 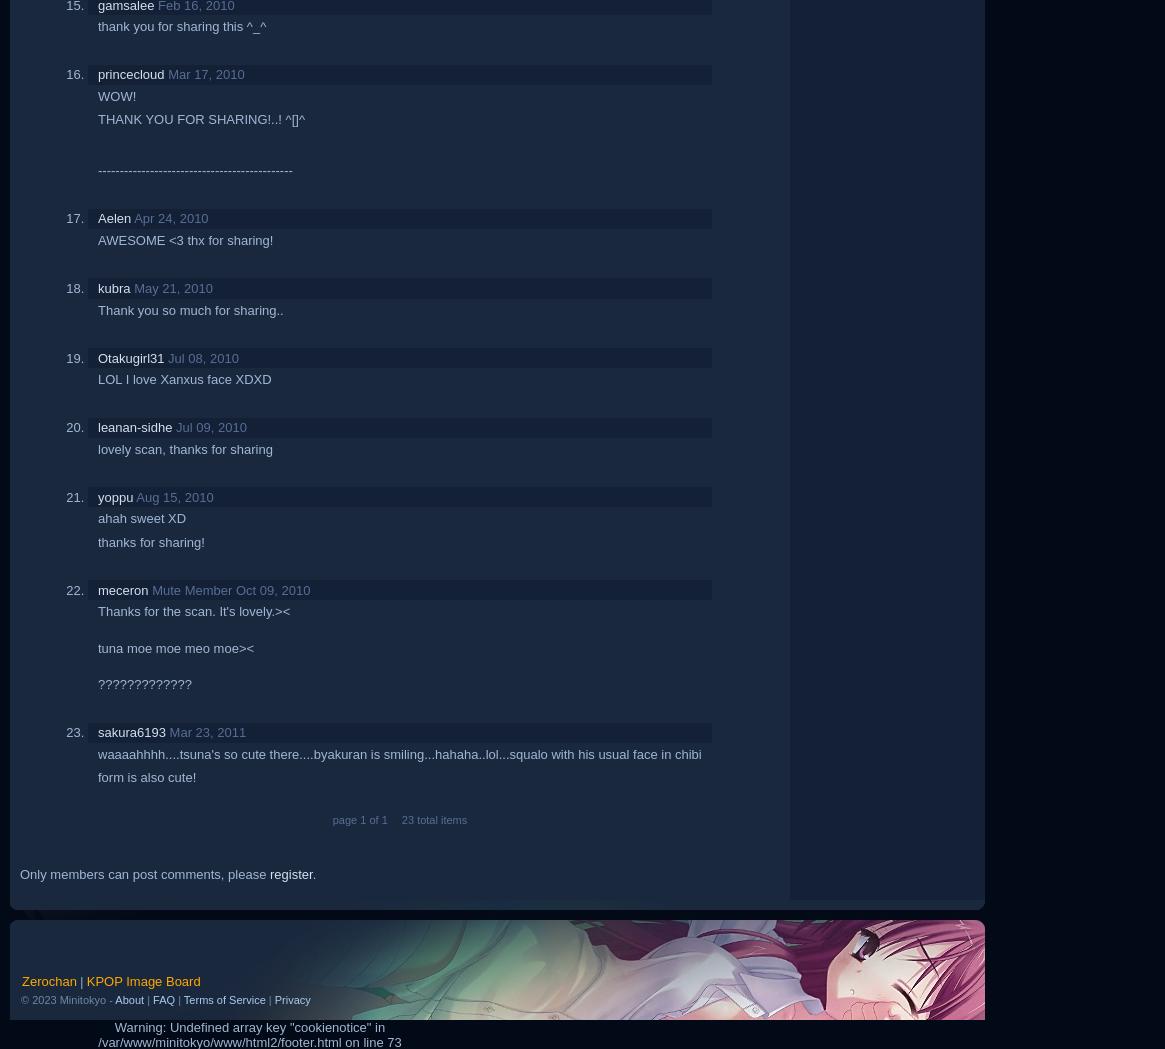 What do you see at coordinates (133, 288) in the screenshot?
I see `'May 21, 2010'` at bounding box center [133, 288].